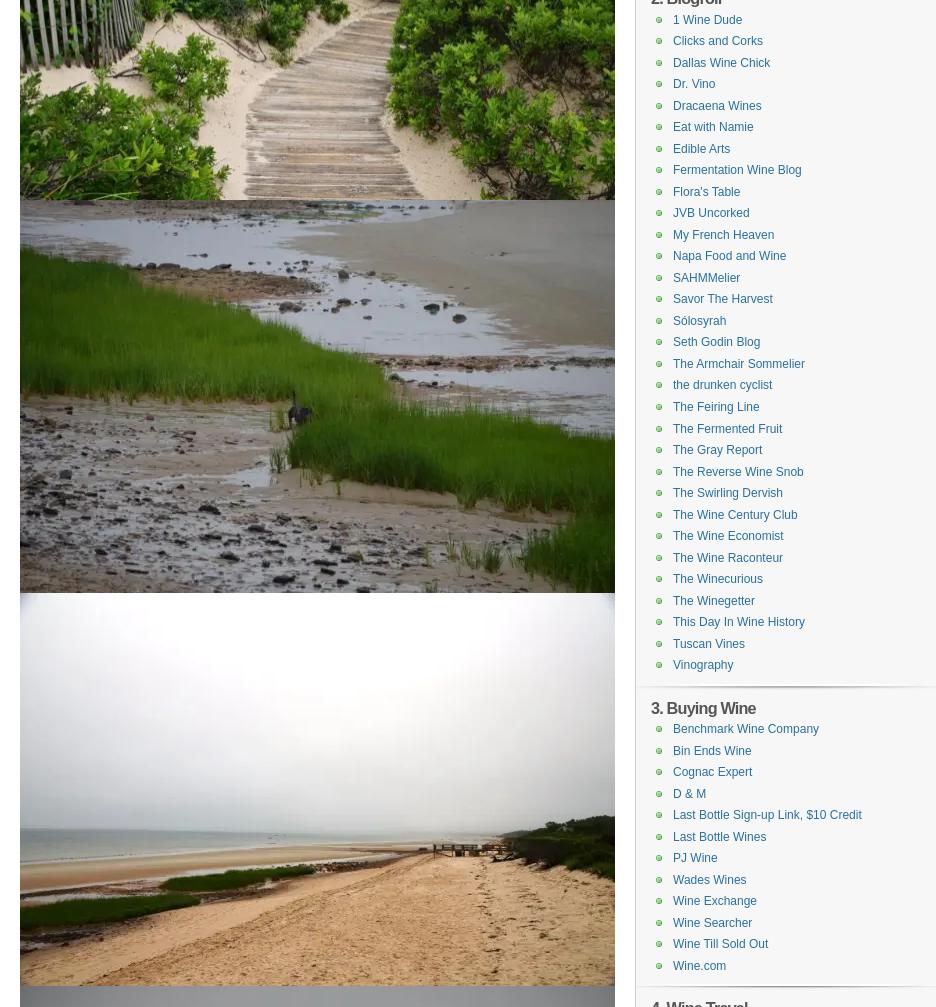 The width and height of the screenshot is (936, 1007). Describe the element at coordinates (702, 664) in the screenshot. I see `'Vinography'` at that location.